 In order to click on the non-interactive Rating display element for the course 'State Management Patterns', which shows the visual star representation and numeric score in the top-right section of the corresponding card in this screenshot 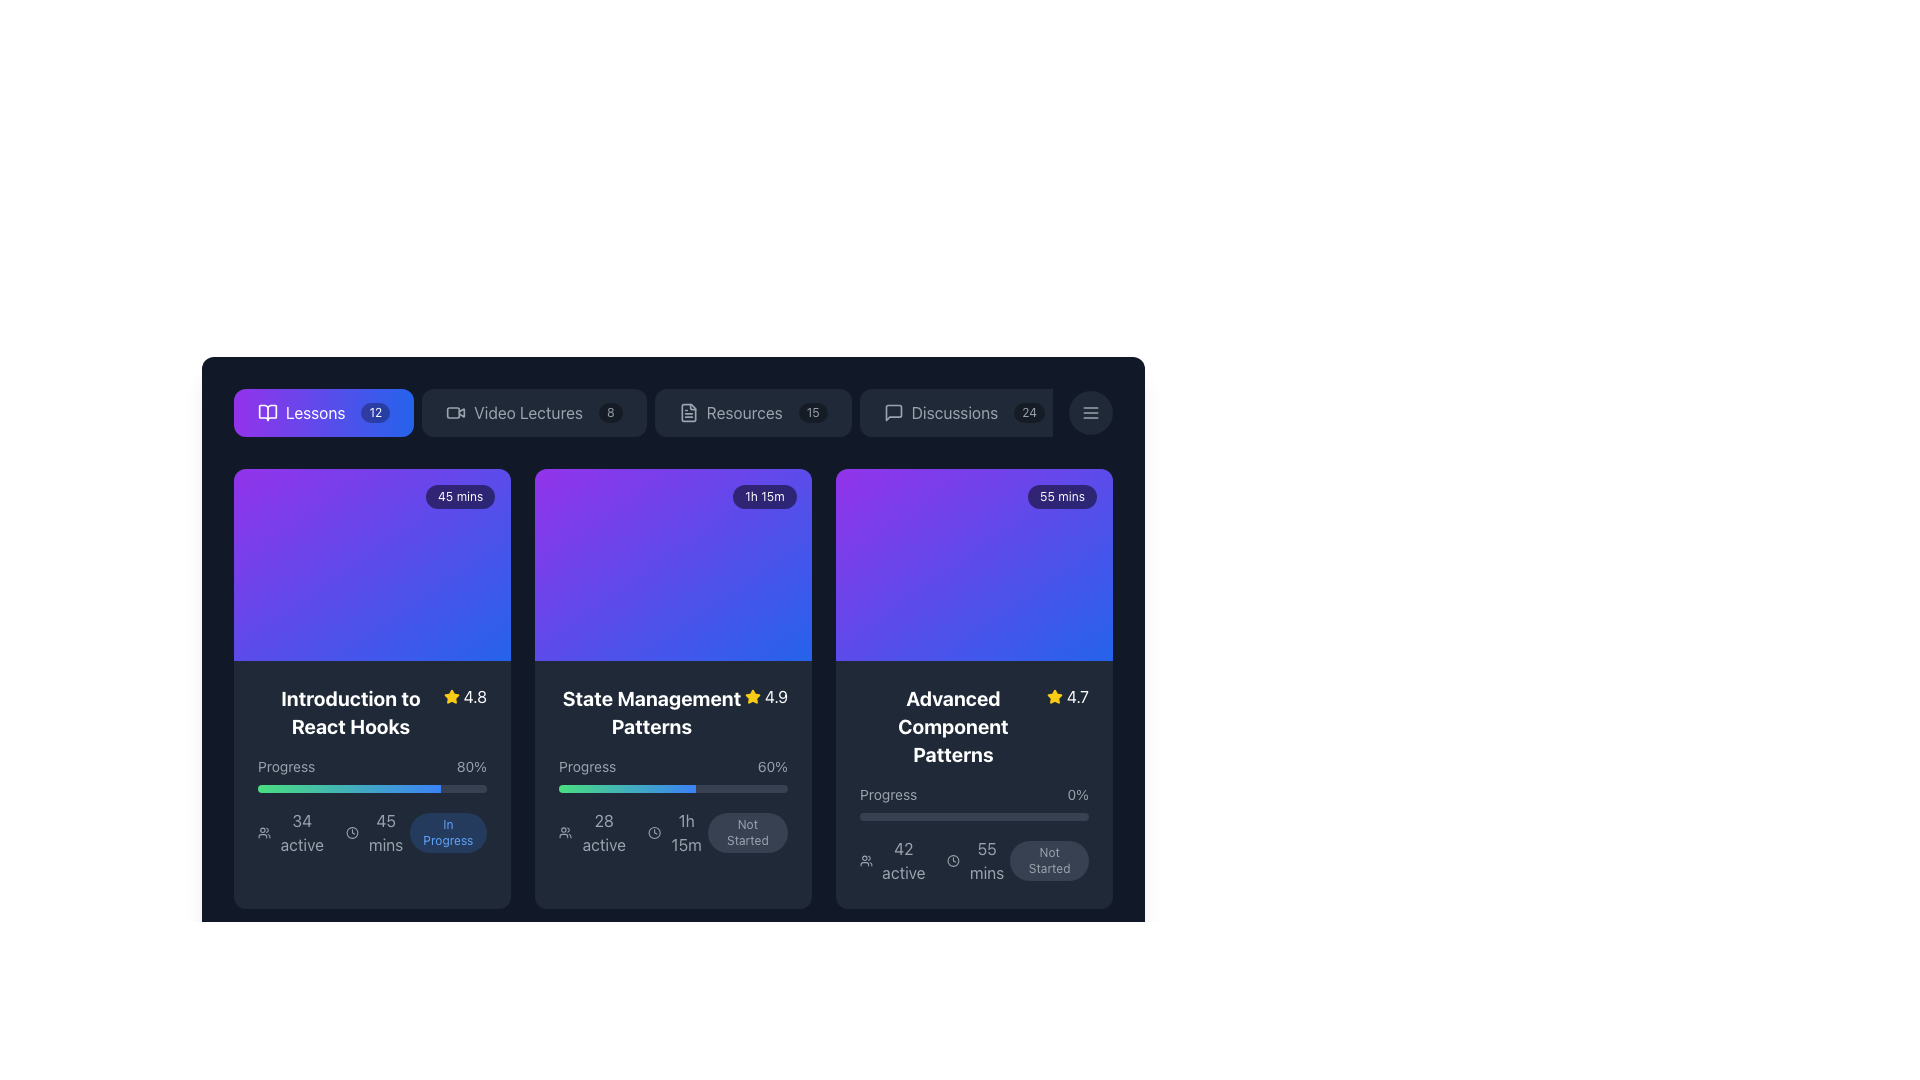, I will do `click(765, 696)`.